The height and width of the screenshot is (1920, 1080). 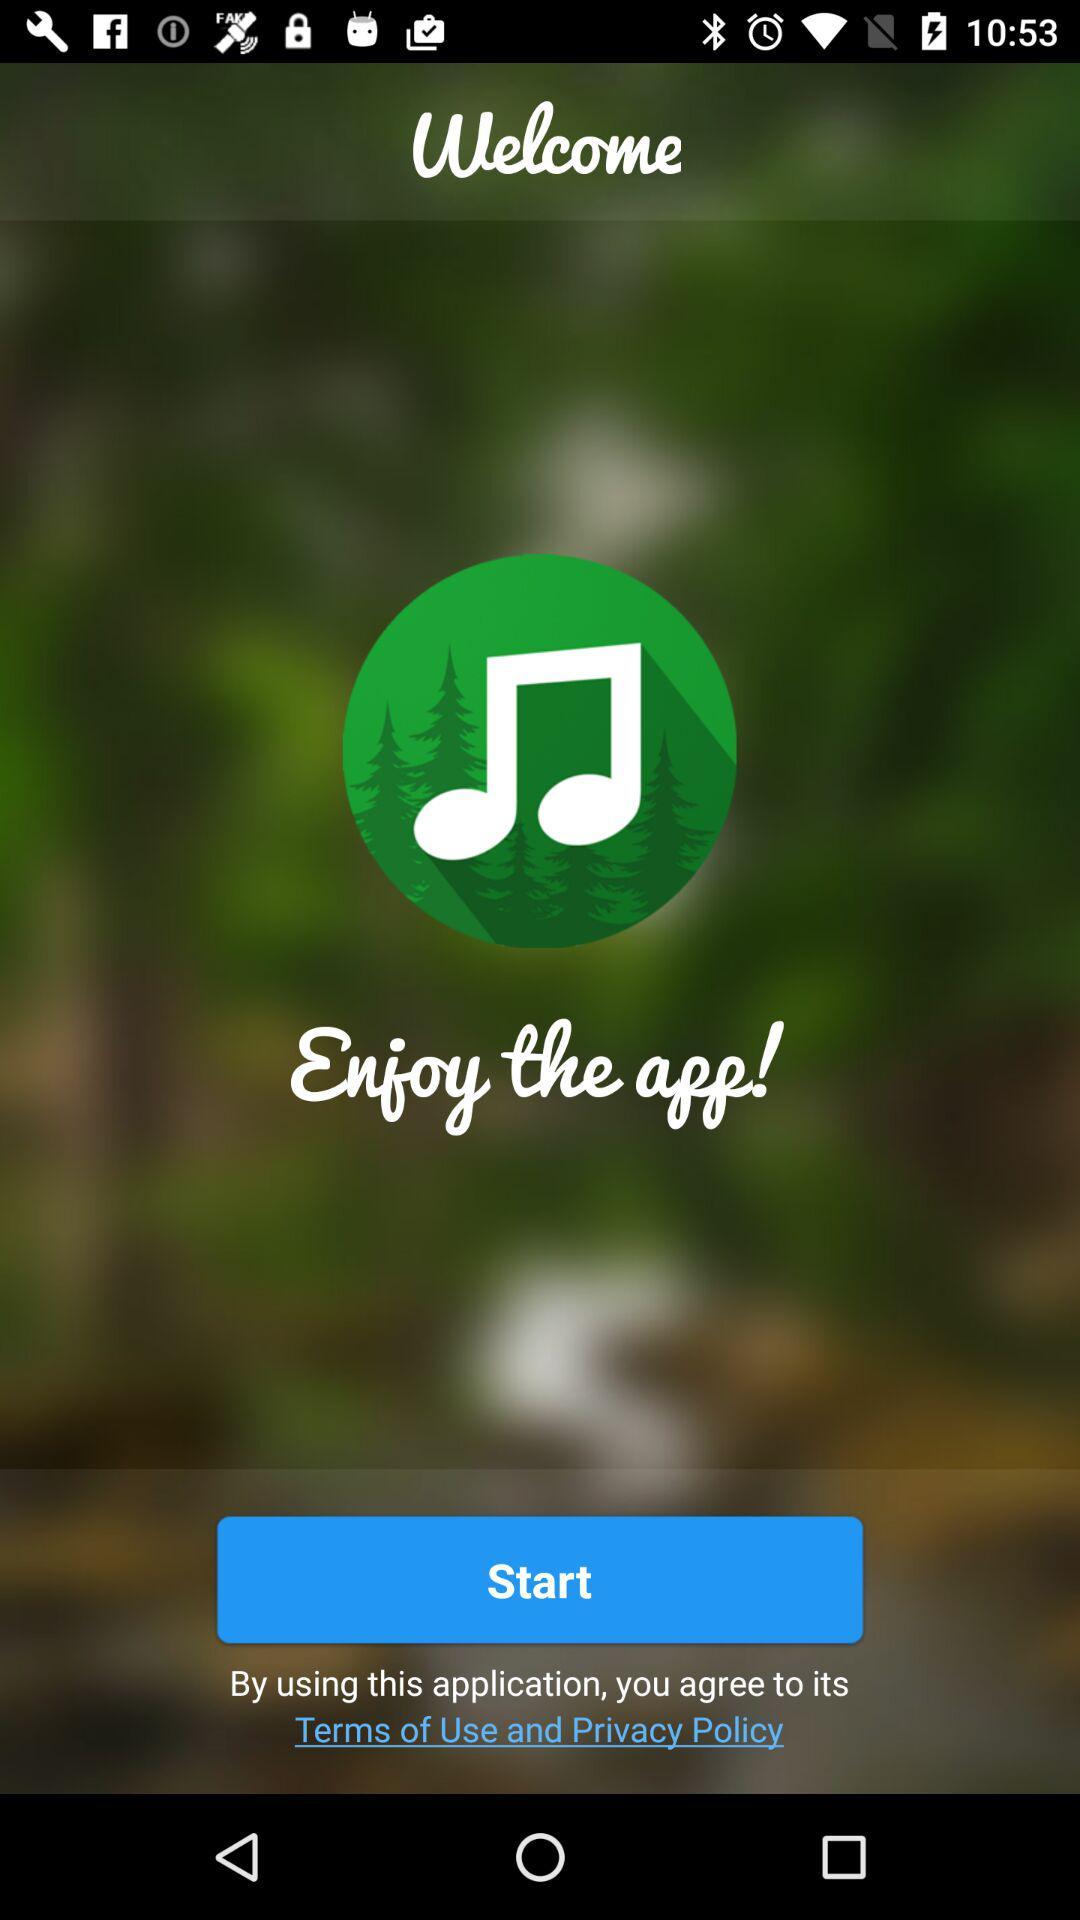 What do you see at coordinates (538, 1578) in the screenshot?
I see `the start` at bounding box center [538, 1578].